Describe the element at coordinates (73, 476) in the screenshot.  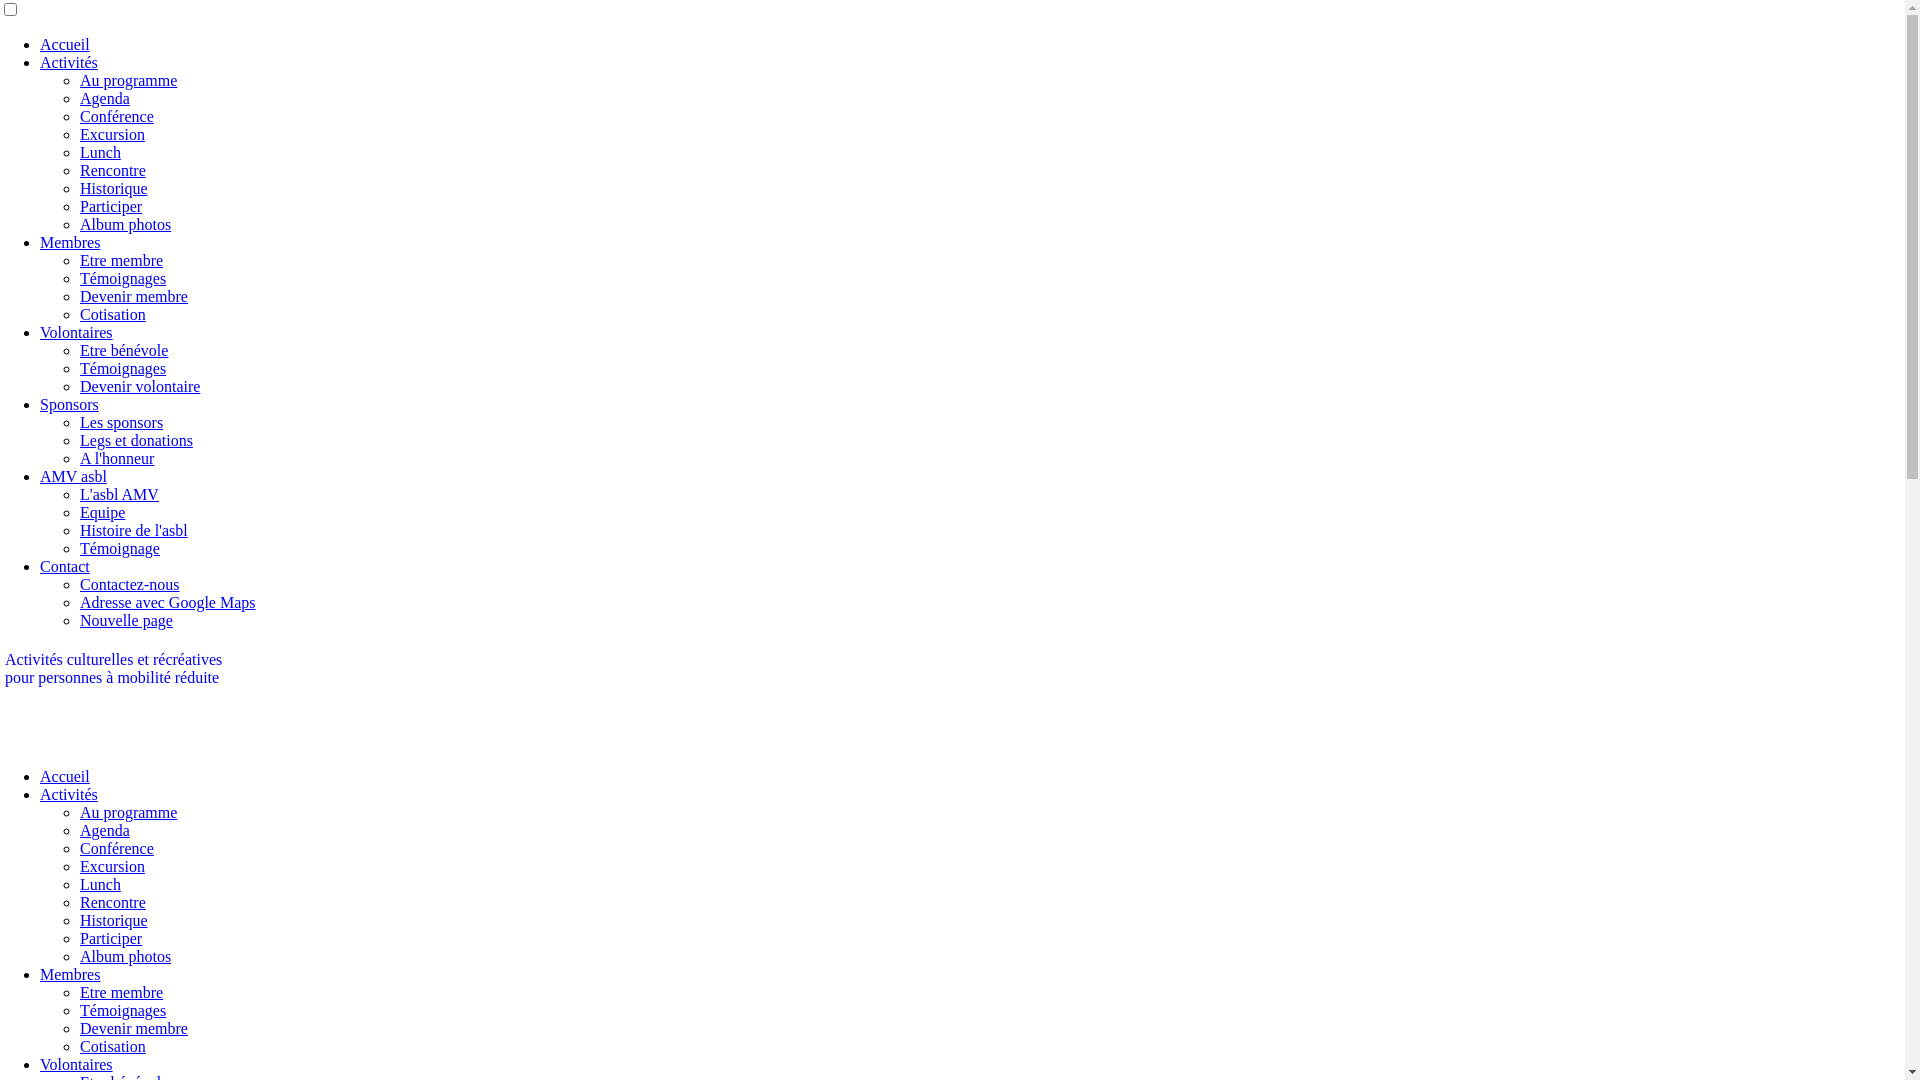
I see `'AMV asbl'` at that location.